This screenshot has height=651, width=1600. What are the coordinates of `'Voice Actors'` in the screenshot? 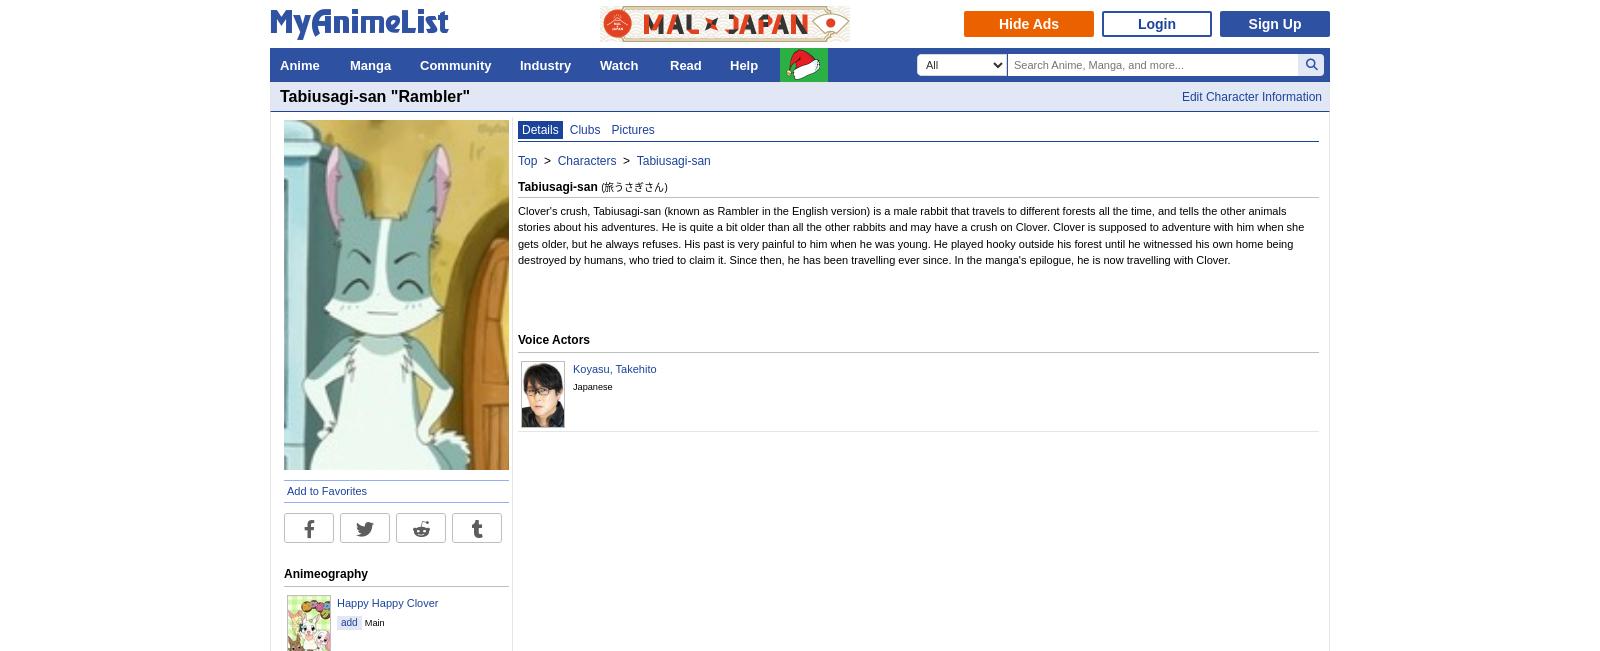 It's located at (516, 340).